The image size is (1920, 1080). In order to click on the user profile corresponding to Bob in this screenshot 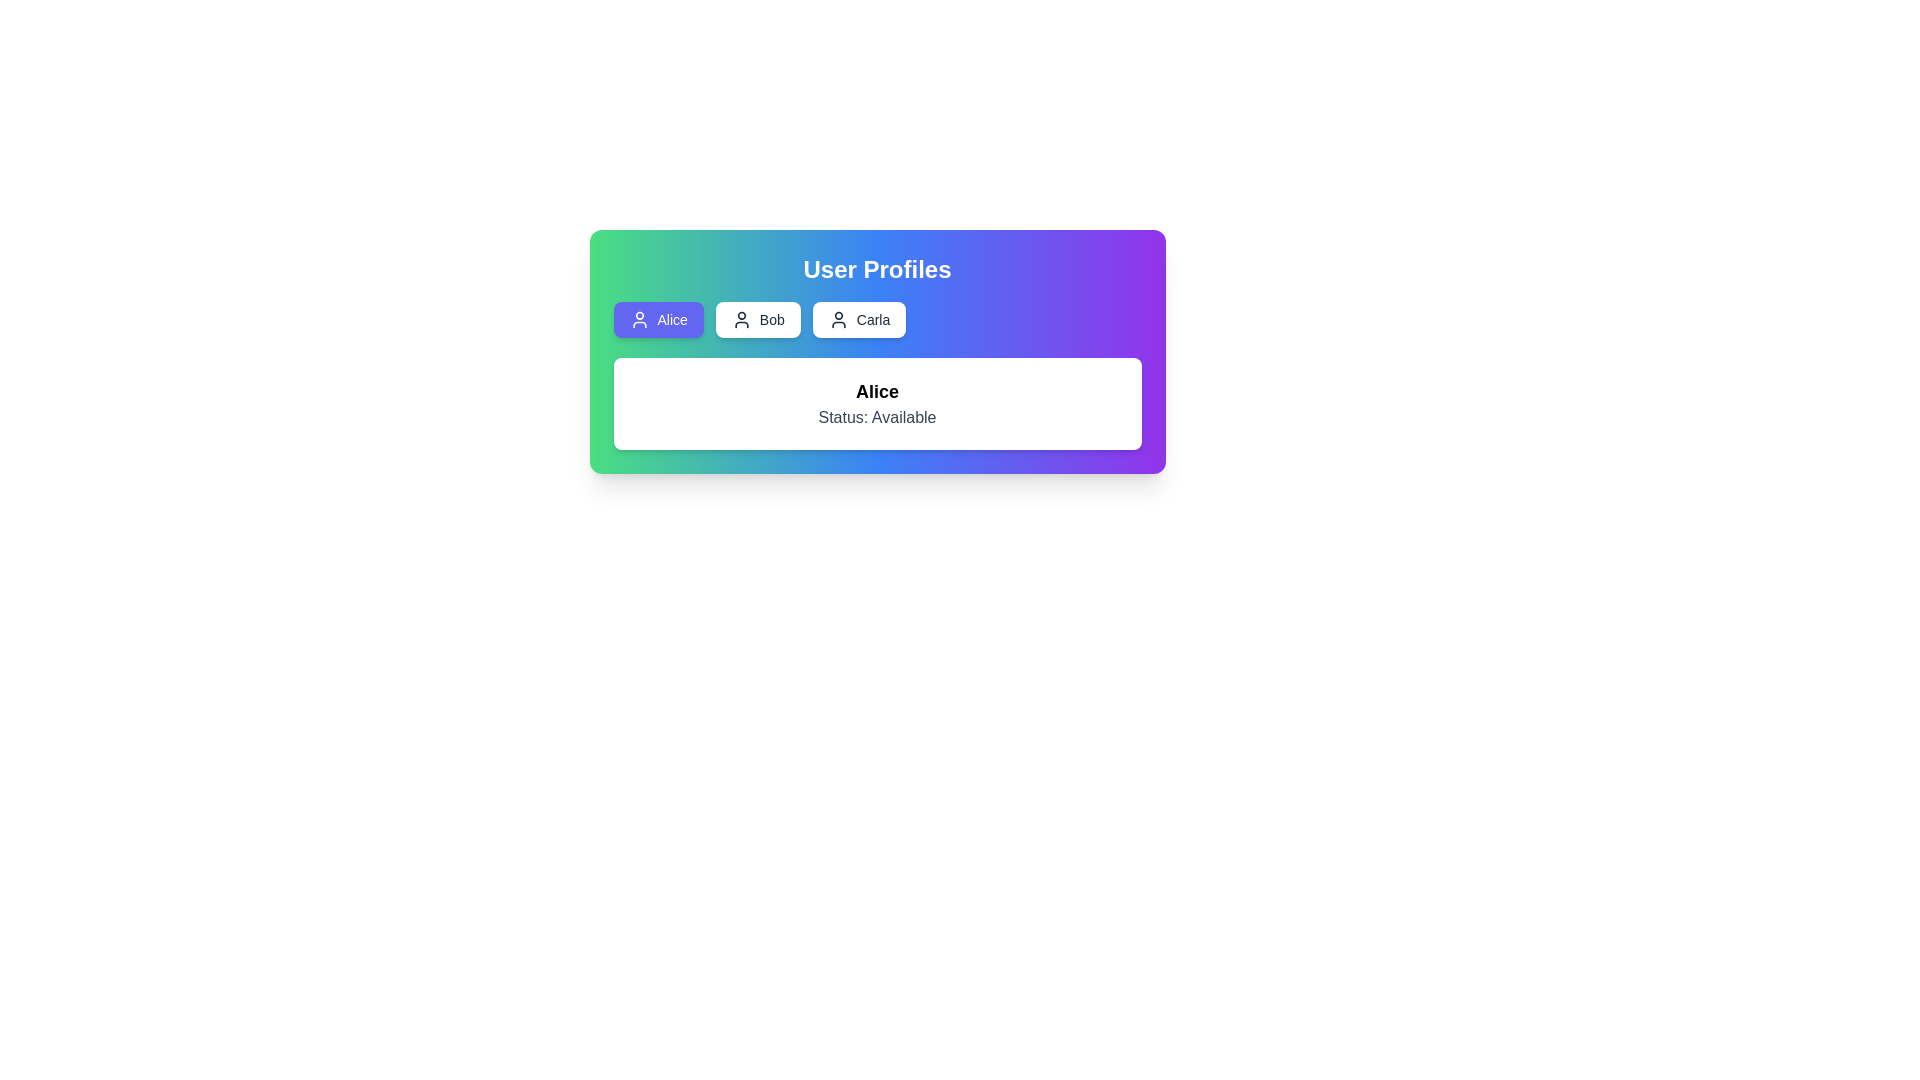, I will do `click(757, 319)`.